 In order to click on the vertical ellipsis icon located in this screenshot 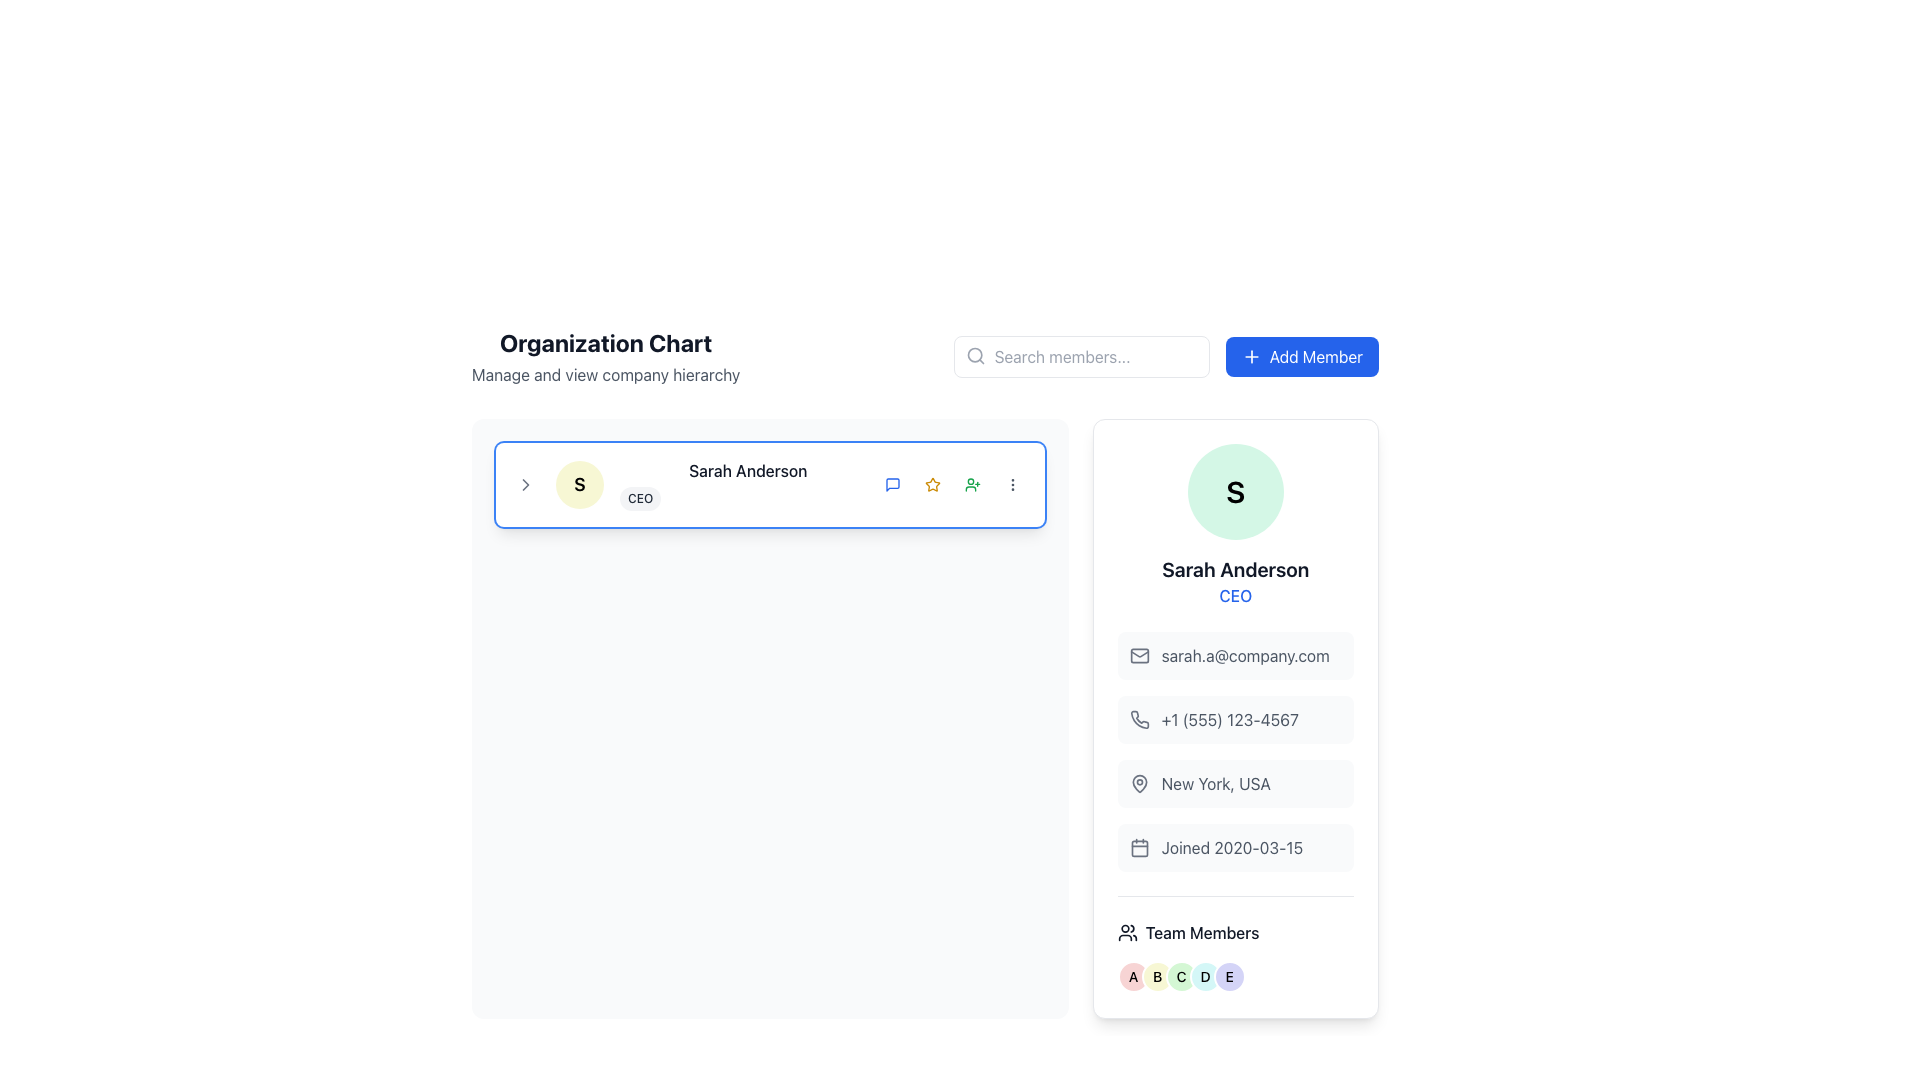, I will do `click(1012, 485)`.